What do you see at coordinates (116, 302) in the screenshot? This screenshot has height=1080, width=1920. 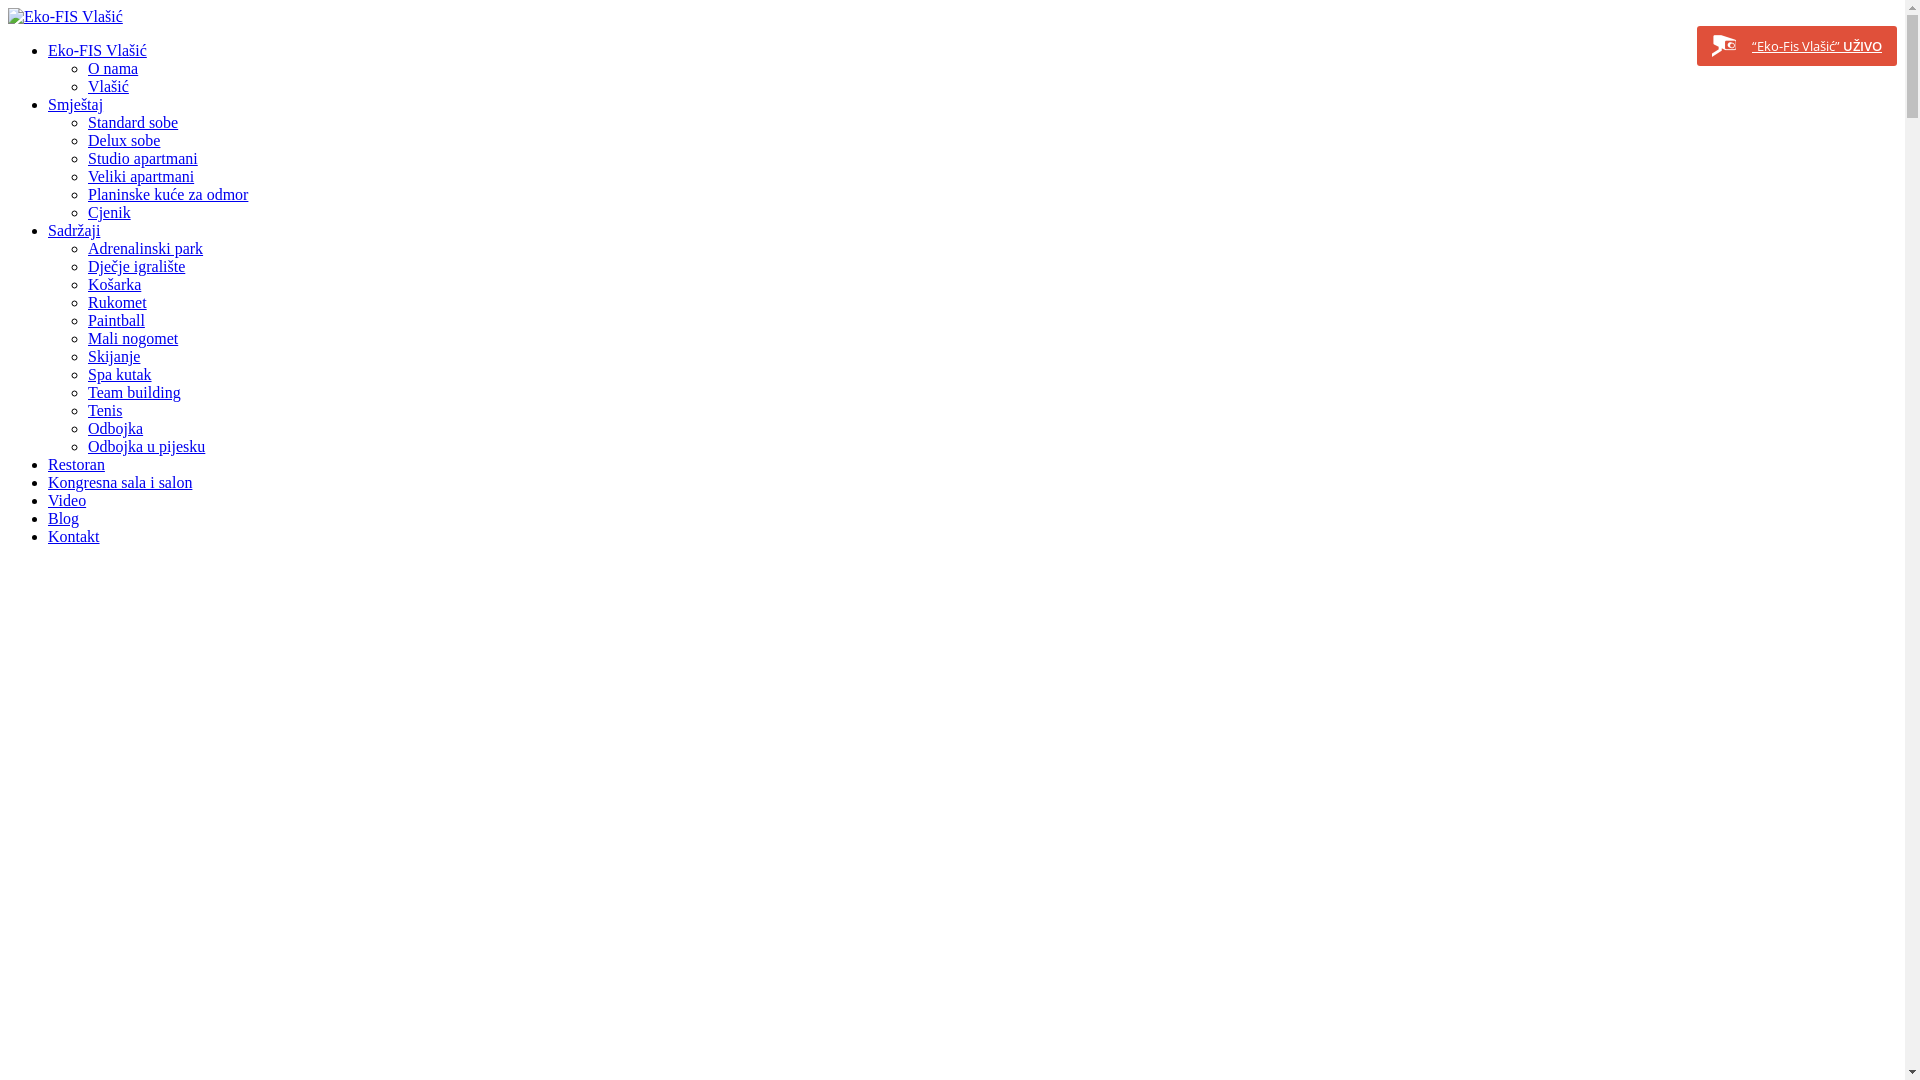 I see `'Rukomet'` at bounding box center [116, 302].